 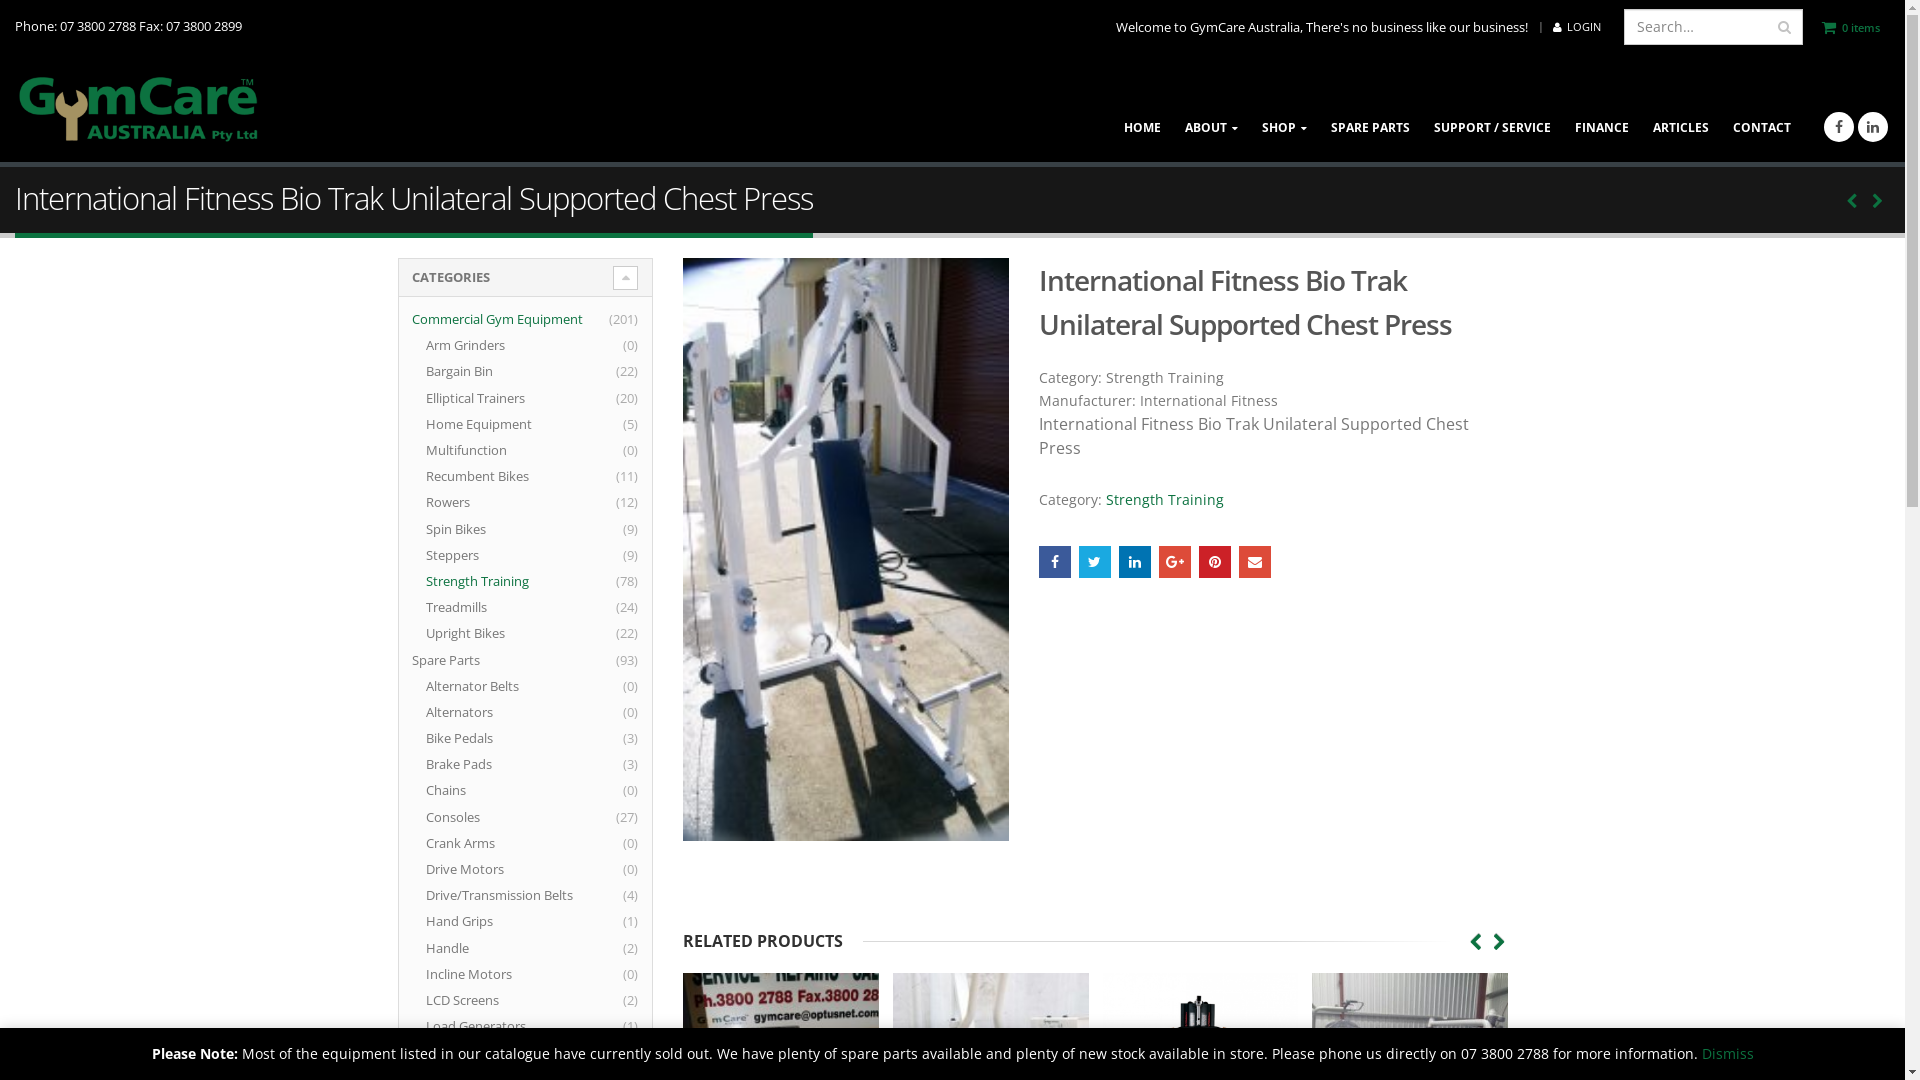 What do you see at coordinates (1680, 108) in the screenshot?
I see `'ARTICLES'` at bounding box center [1680, 108].